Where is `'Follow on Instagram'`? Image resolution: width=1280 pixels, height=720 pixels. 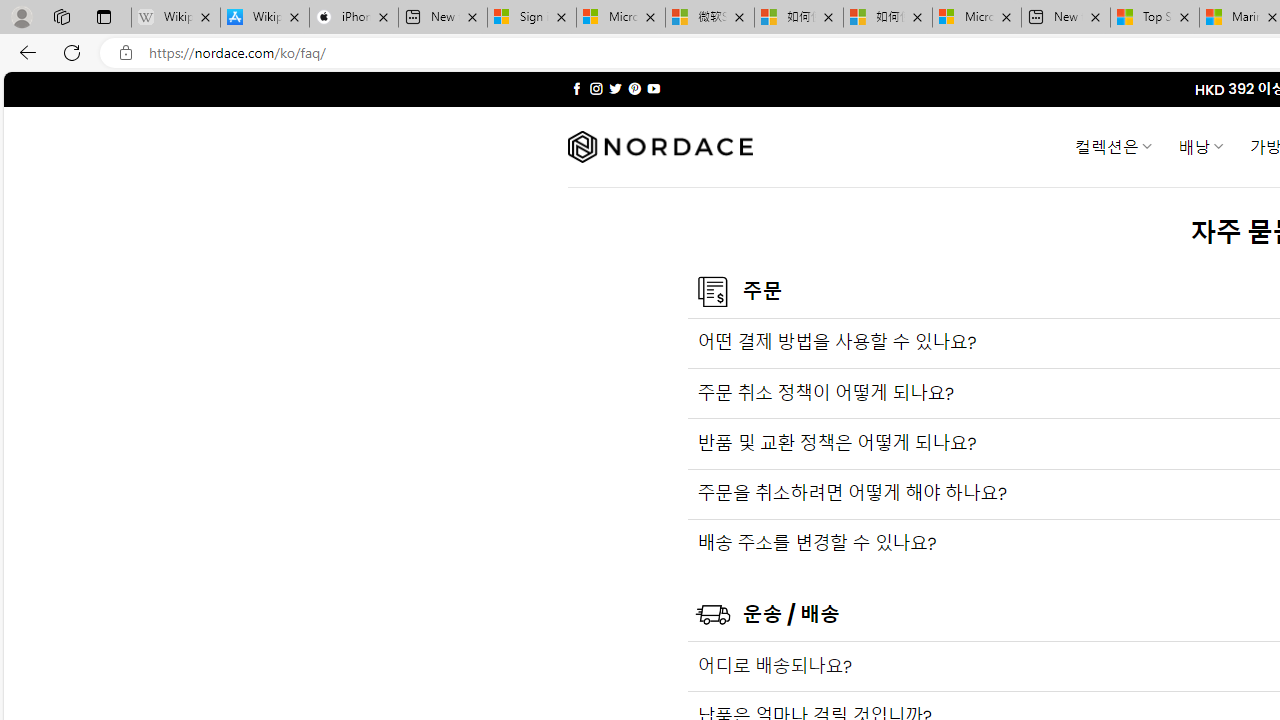
'Follow on Instagram' is located at coordinates (595, 88).